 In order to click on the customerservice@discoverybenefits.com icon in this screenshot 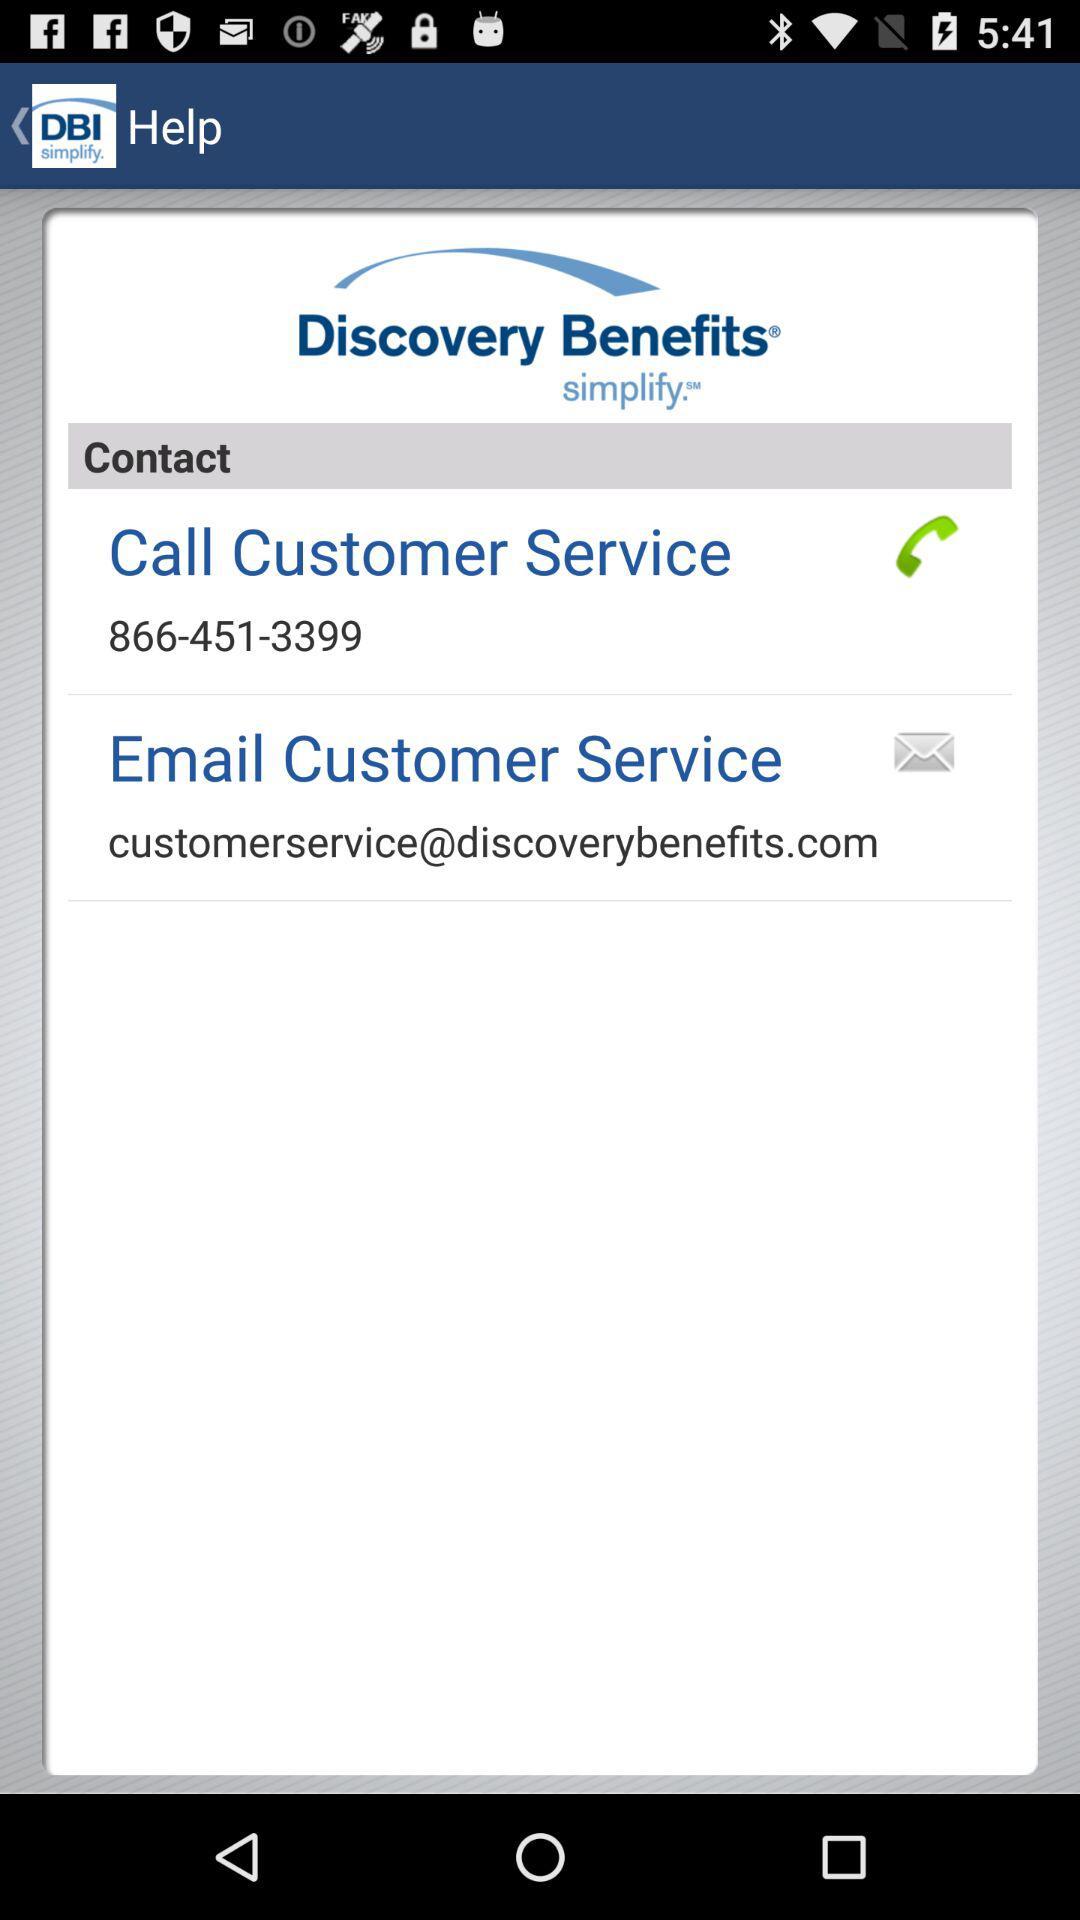, I will do `click(493, 840)`.